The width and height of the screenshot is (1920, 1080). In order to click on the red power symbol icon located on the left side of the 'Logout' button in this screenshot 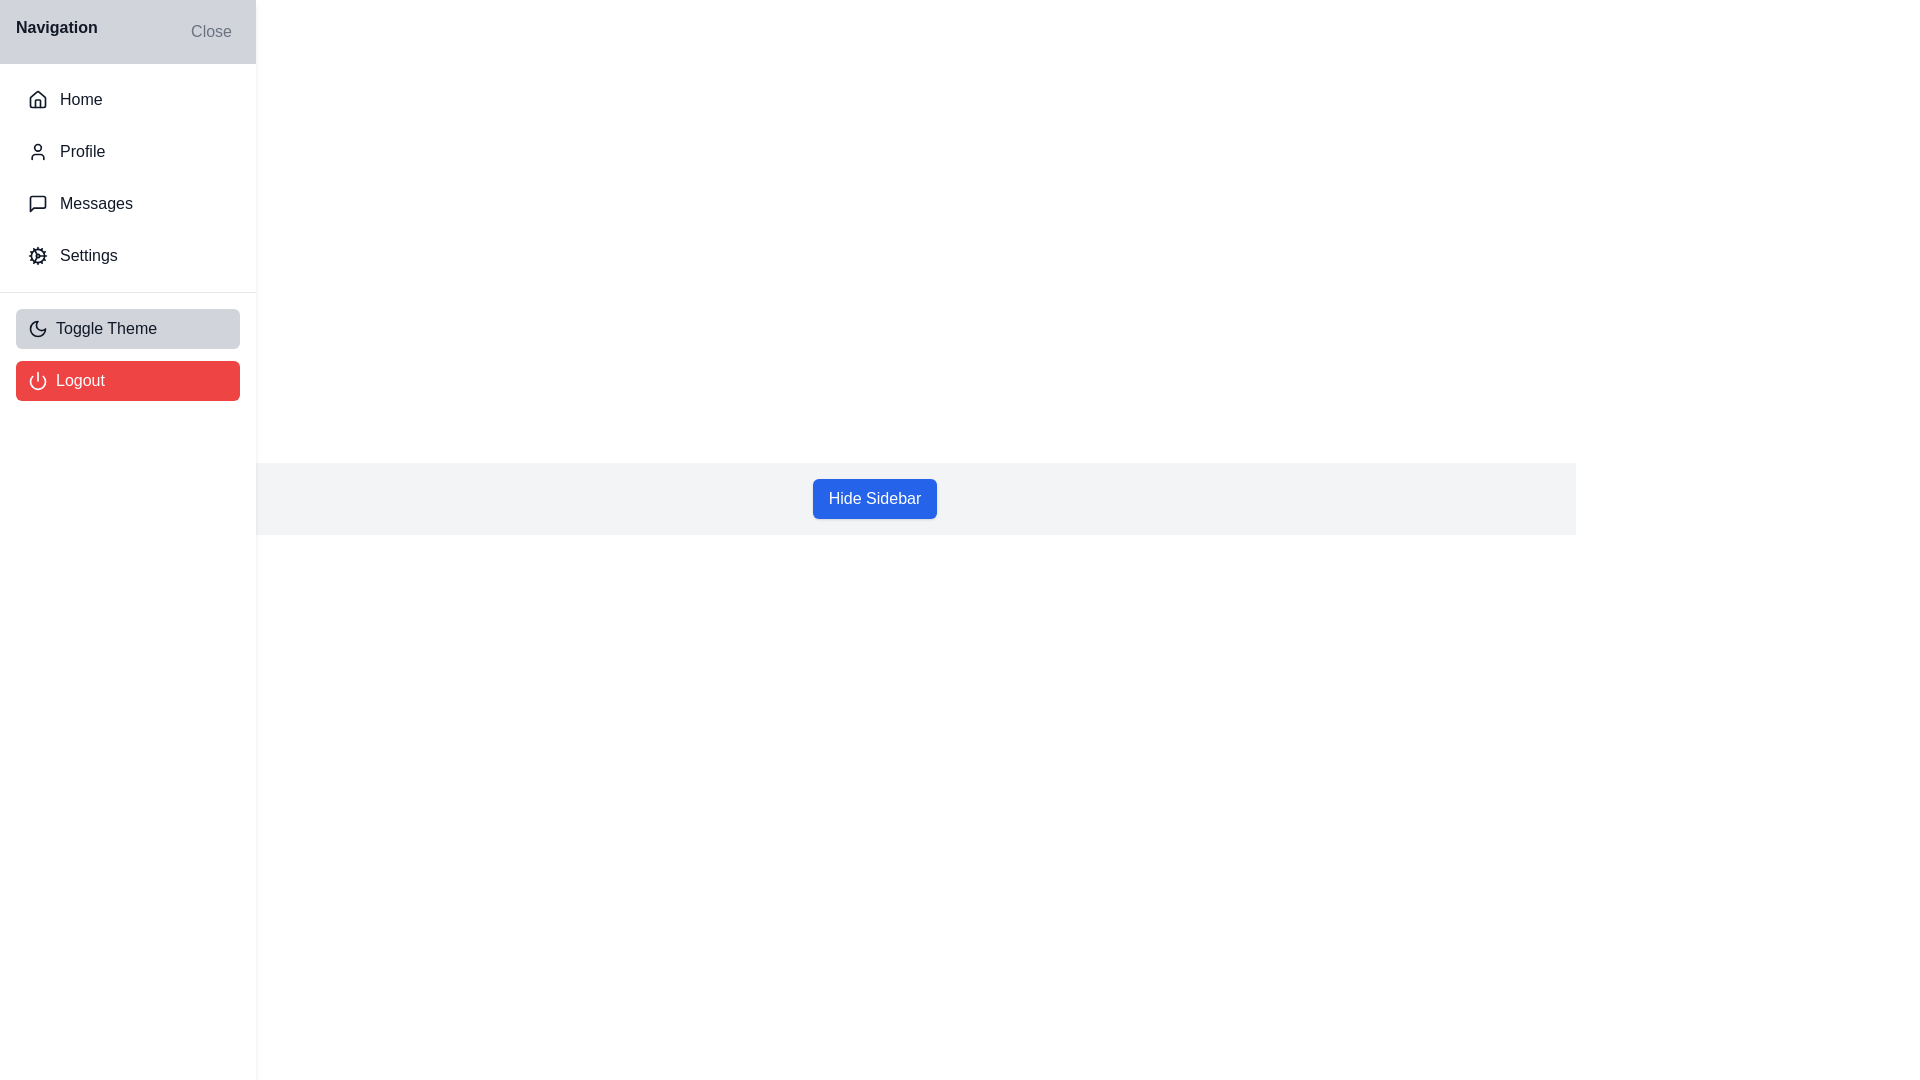, I will do `click(38, 381)`.